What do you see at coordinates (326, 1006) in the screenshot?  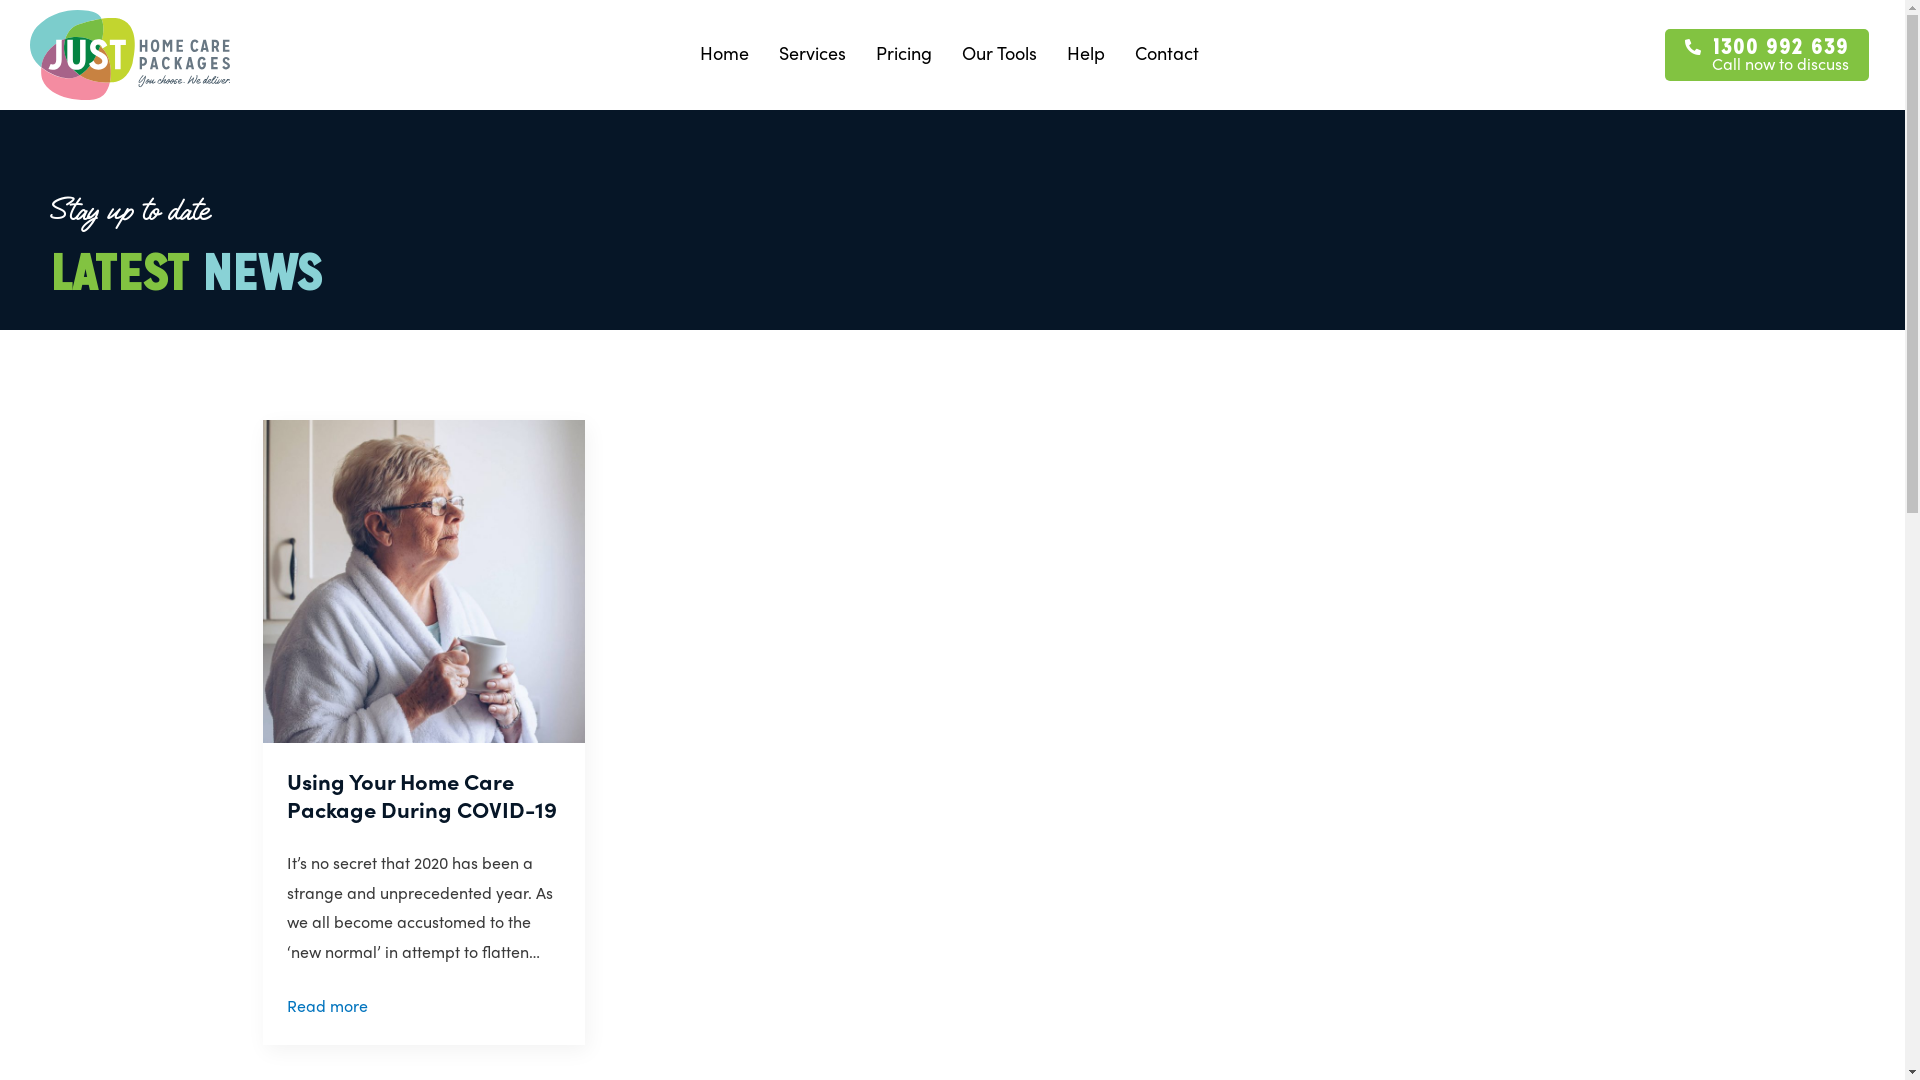 I see `'Read more'` at bounding box center [326, 1006].